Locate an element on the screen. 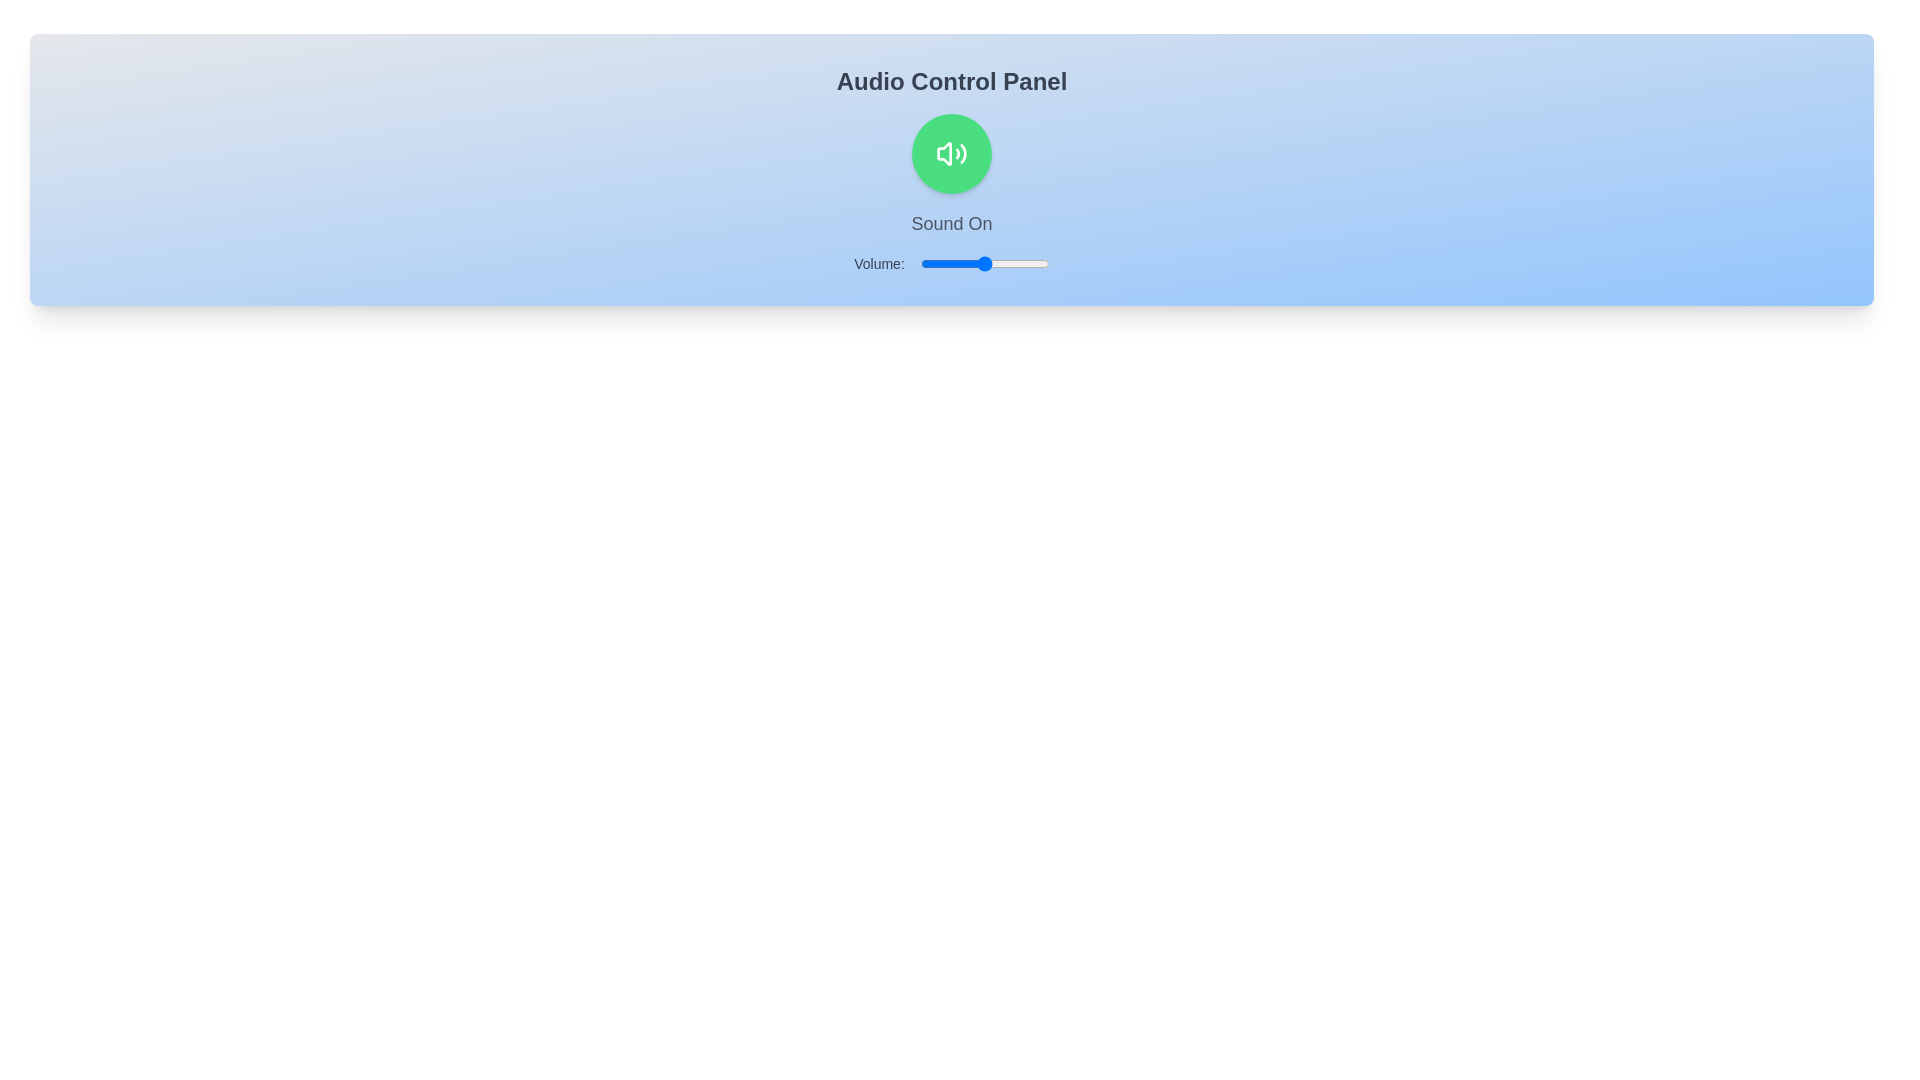  the volume slider to set the volume to 22% is located at coordinates (948, 262).